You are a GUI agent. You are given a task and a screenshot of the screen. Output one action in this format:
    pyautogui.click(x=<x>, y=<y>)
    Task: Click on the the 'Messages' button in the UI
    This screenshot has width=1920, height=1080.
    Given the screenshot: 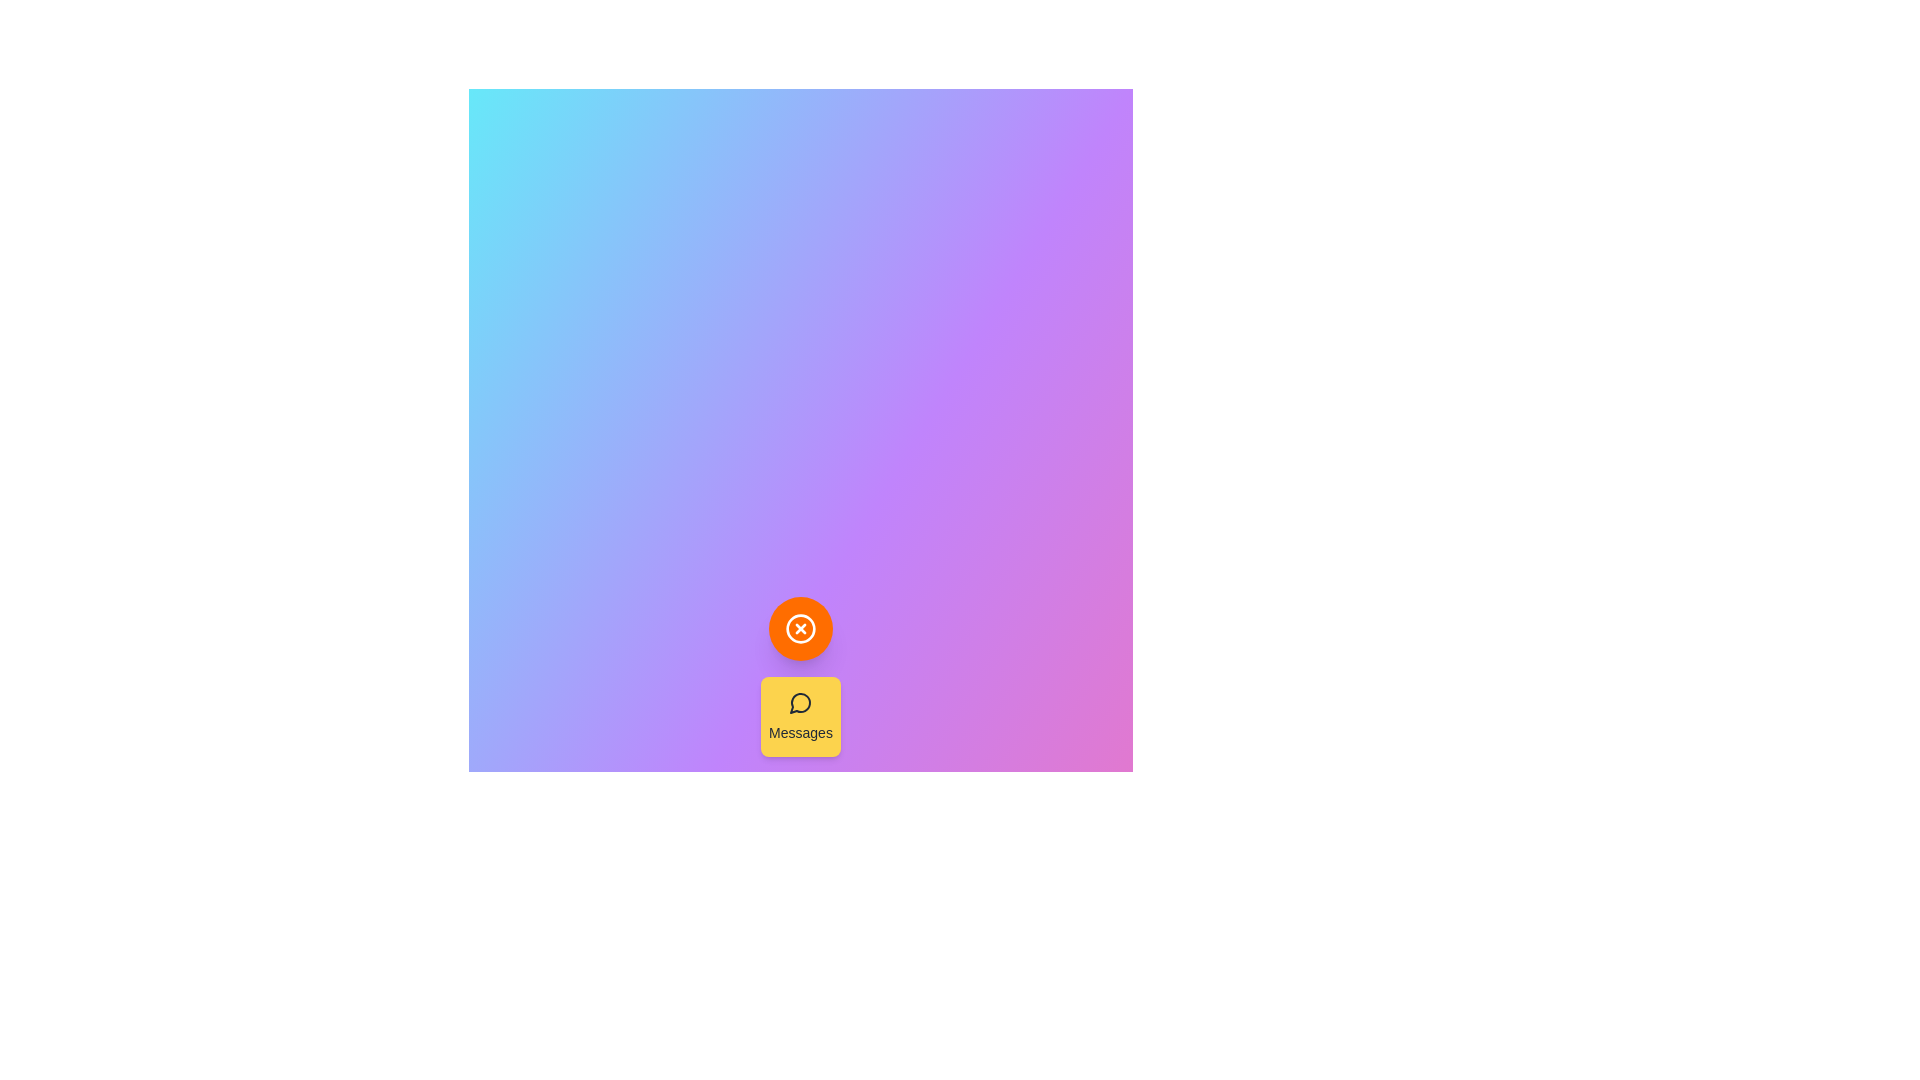 What is the action you would take?
    pyautogui.click(x=801, y=716)
    